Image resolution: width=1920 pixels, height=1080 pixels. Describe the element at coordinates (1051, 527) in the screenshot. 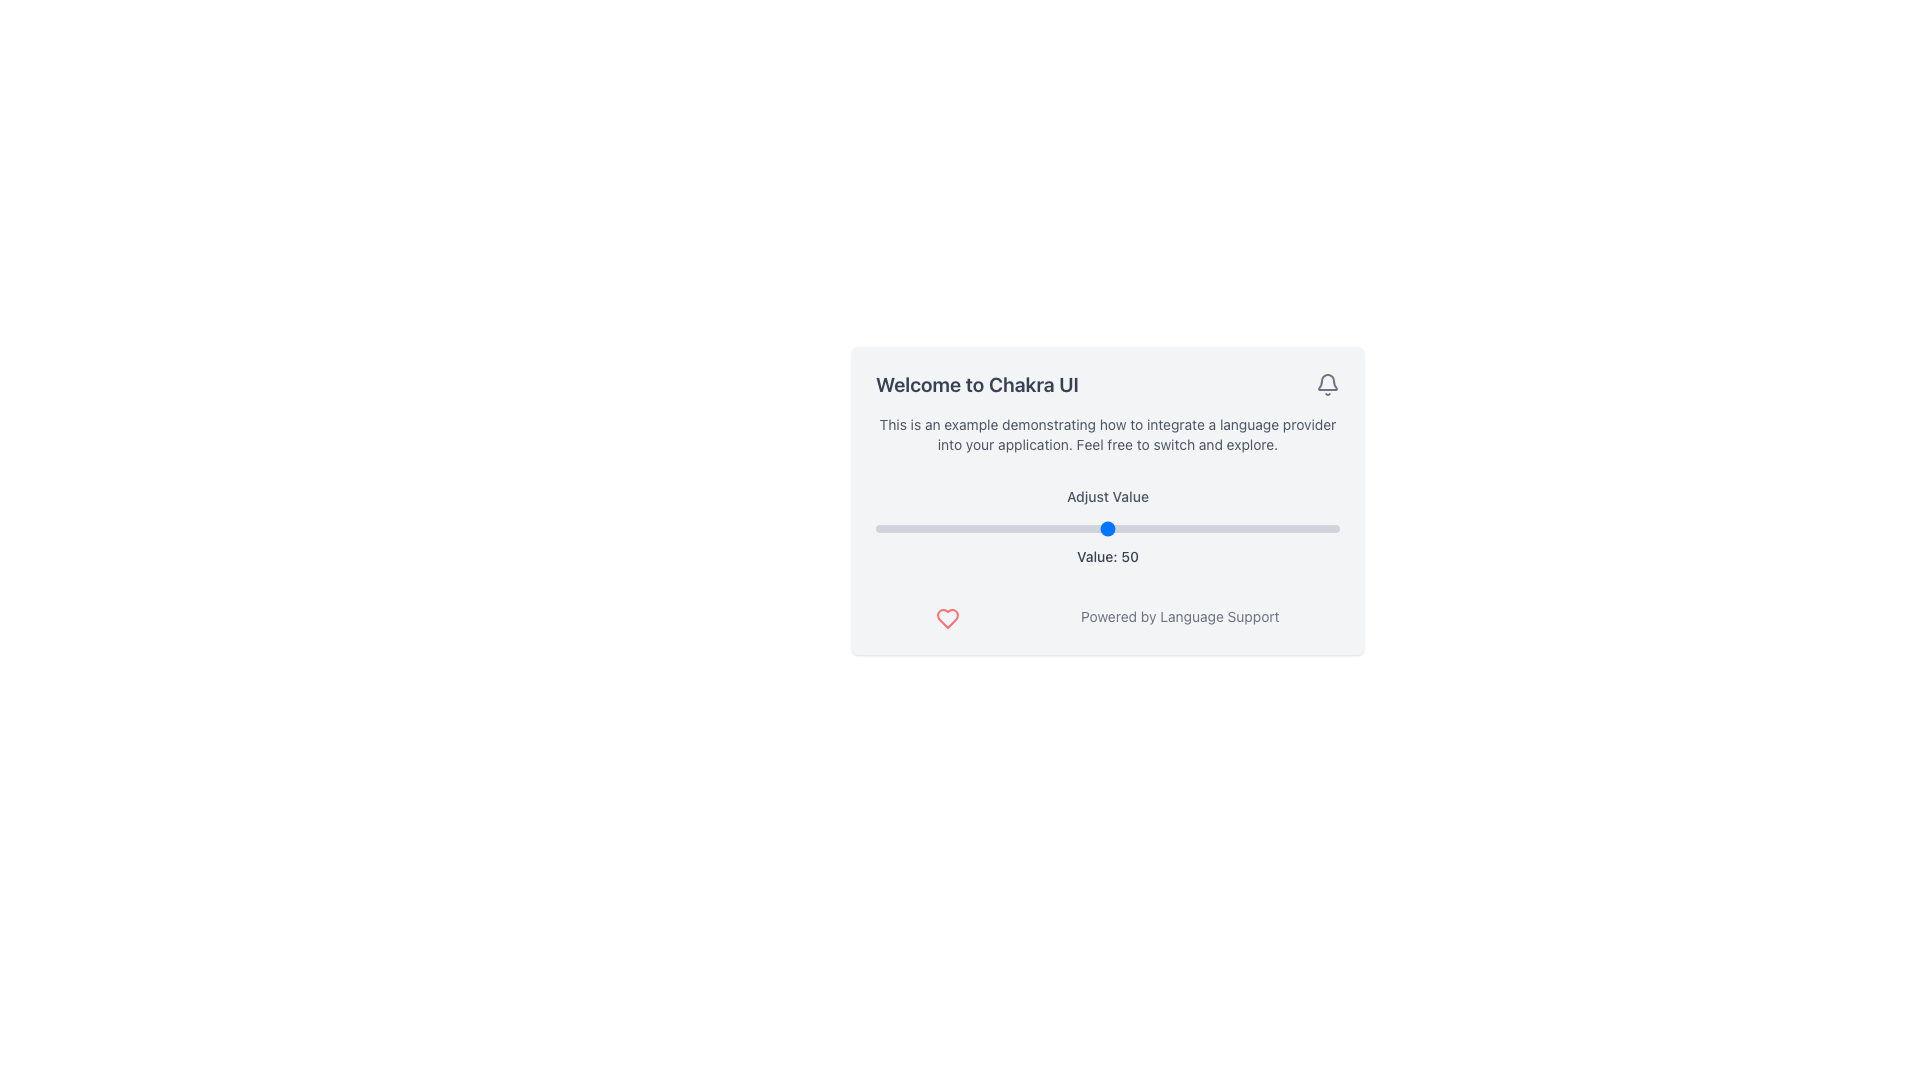

I see `the adjustment slider` at that location.